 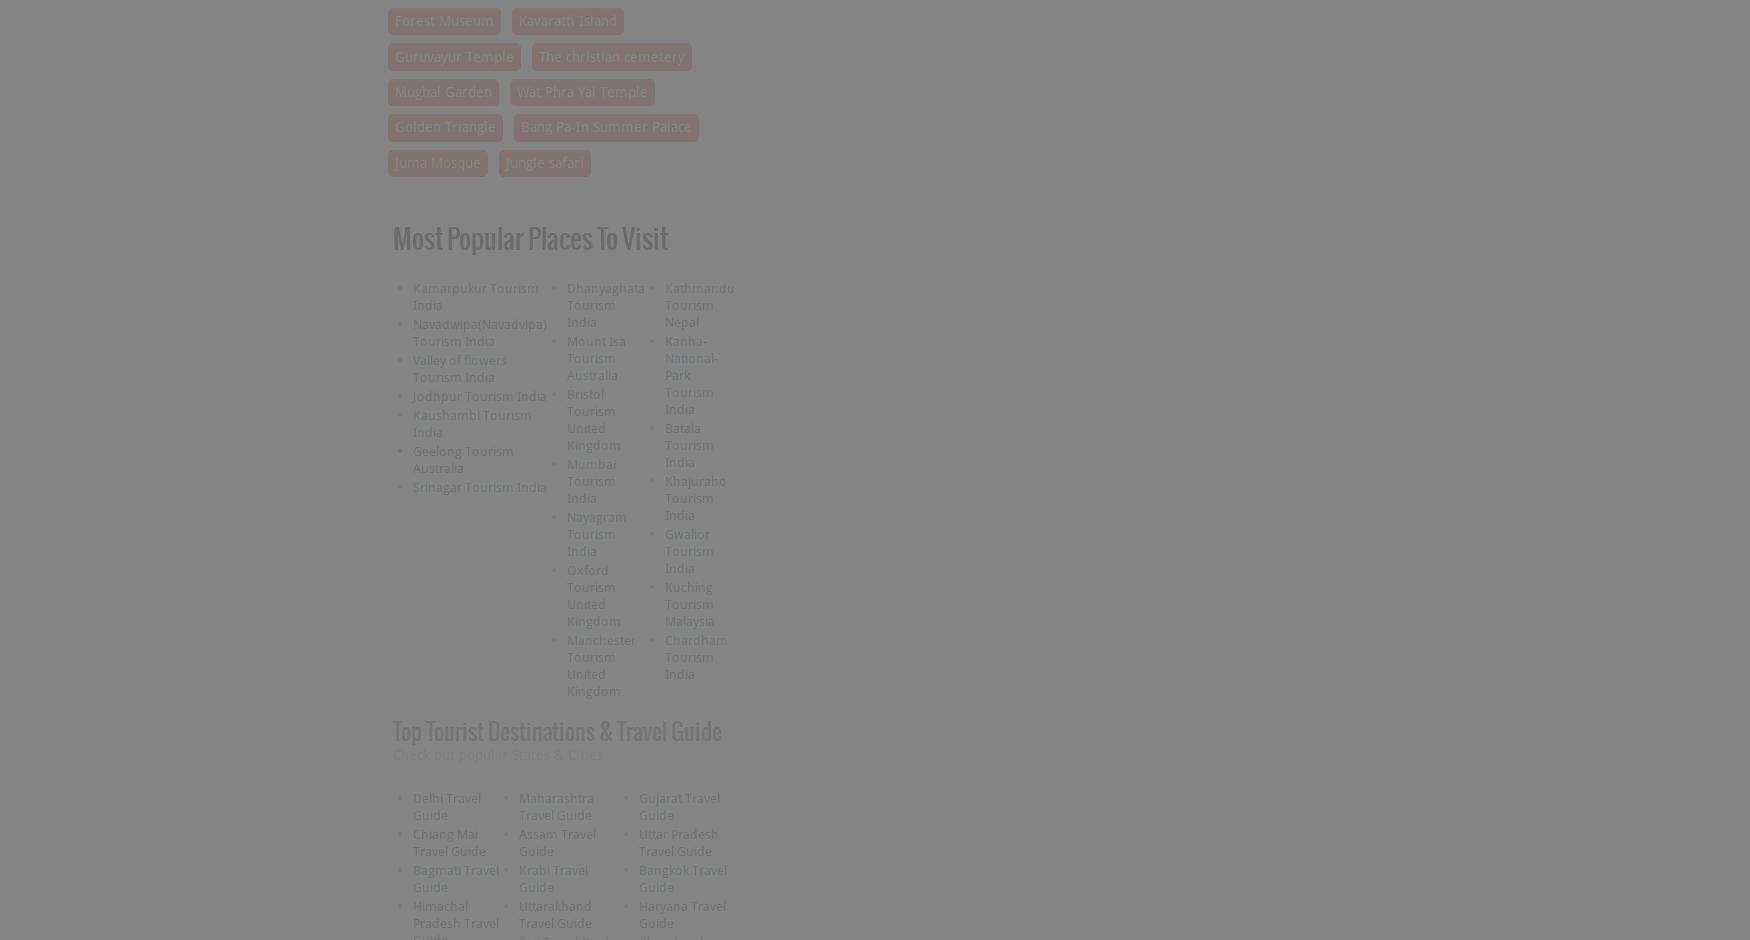 I want to click on 'Manchester Tourism  United Kingdom', so click(x=600, y=664).